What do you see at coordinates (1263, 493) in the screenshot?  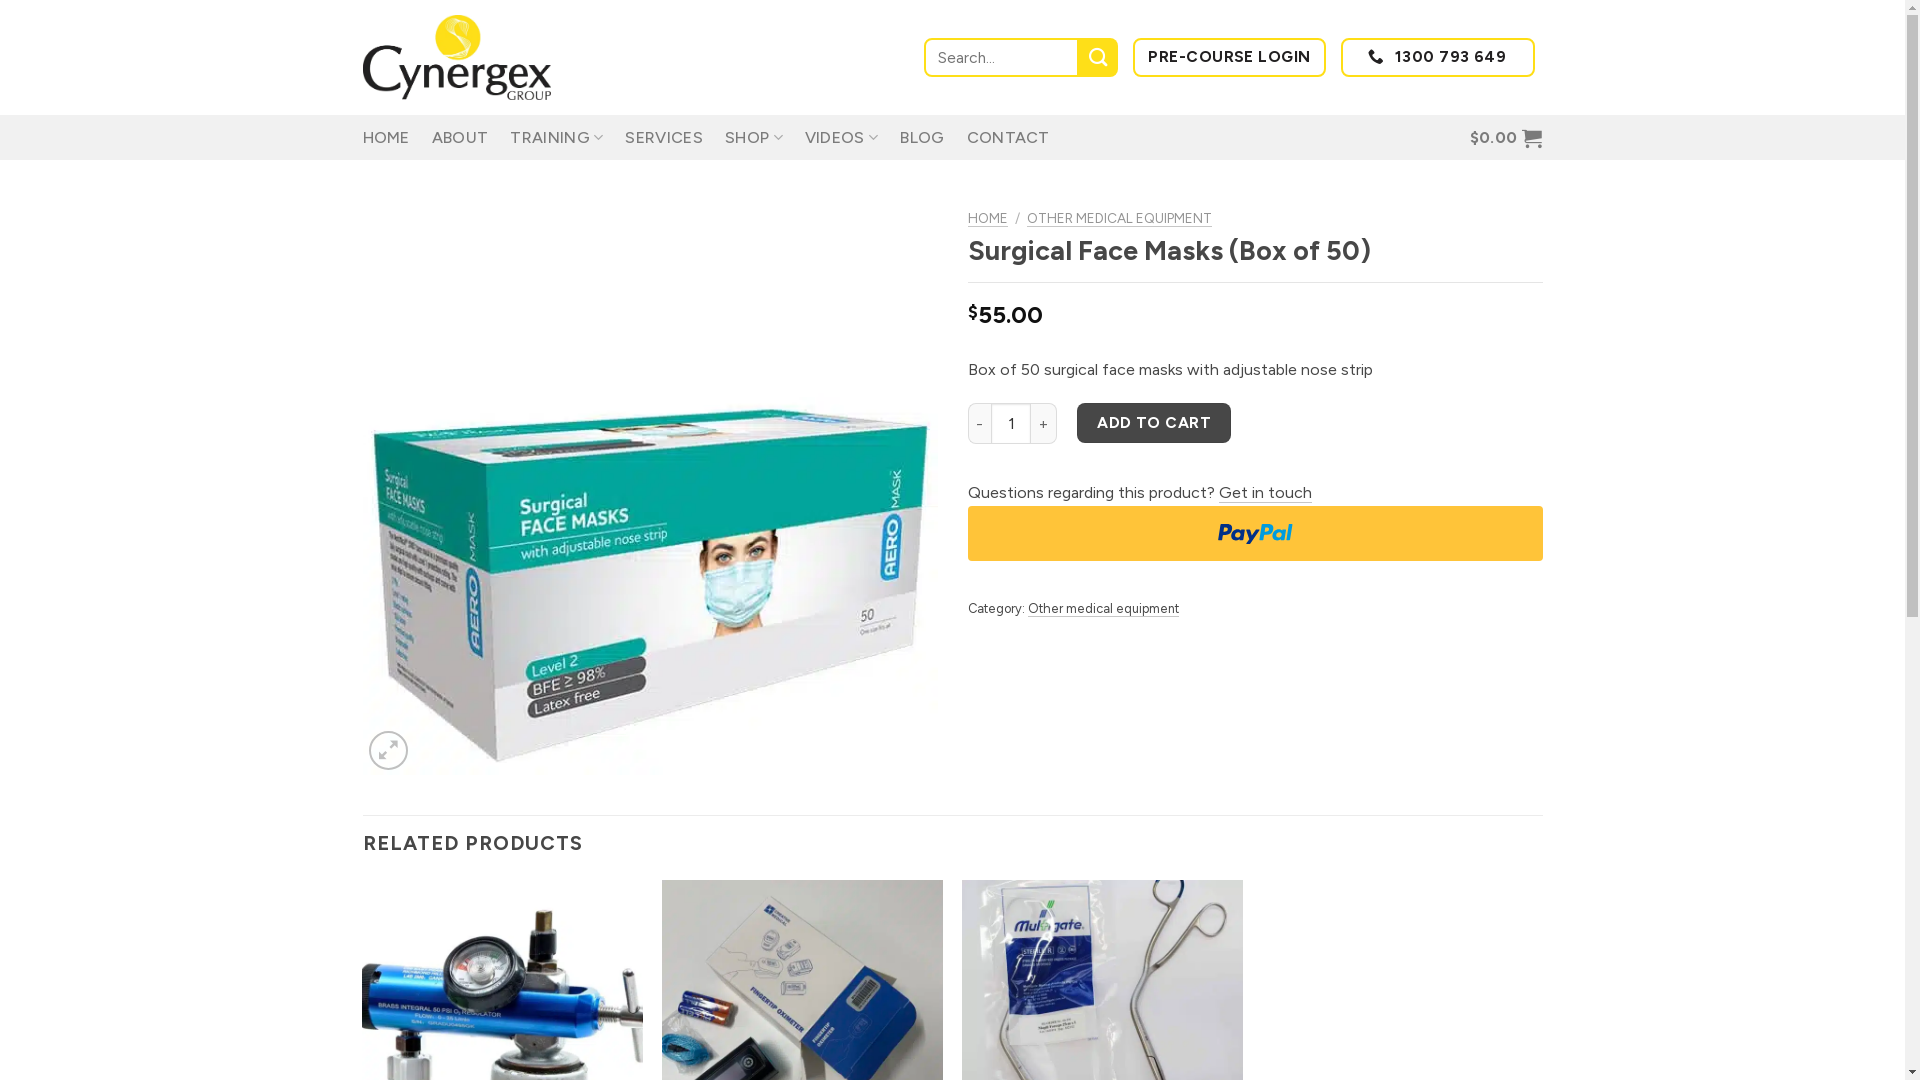 I see `'Get in touch'` at bounding box center [1263, 493].